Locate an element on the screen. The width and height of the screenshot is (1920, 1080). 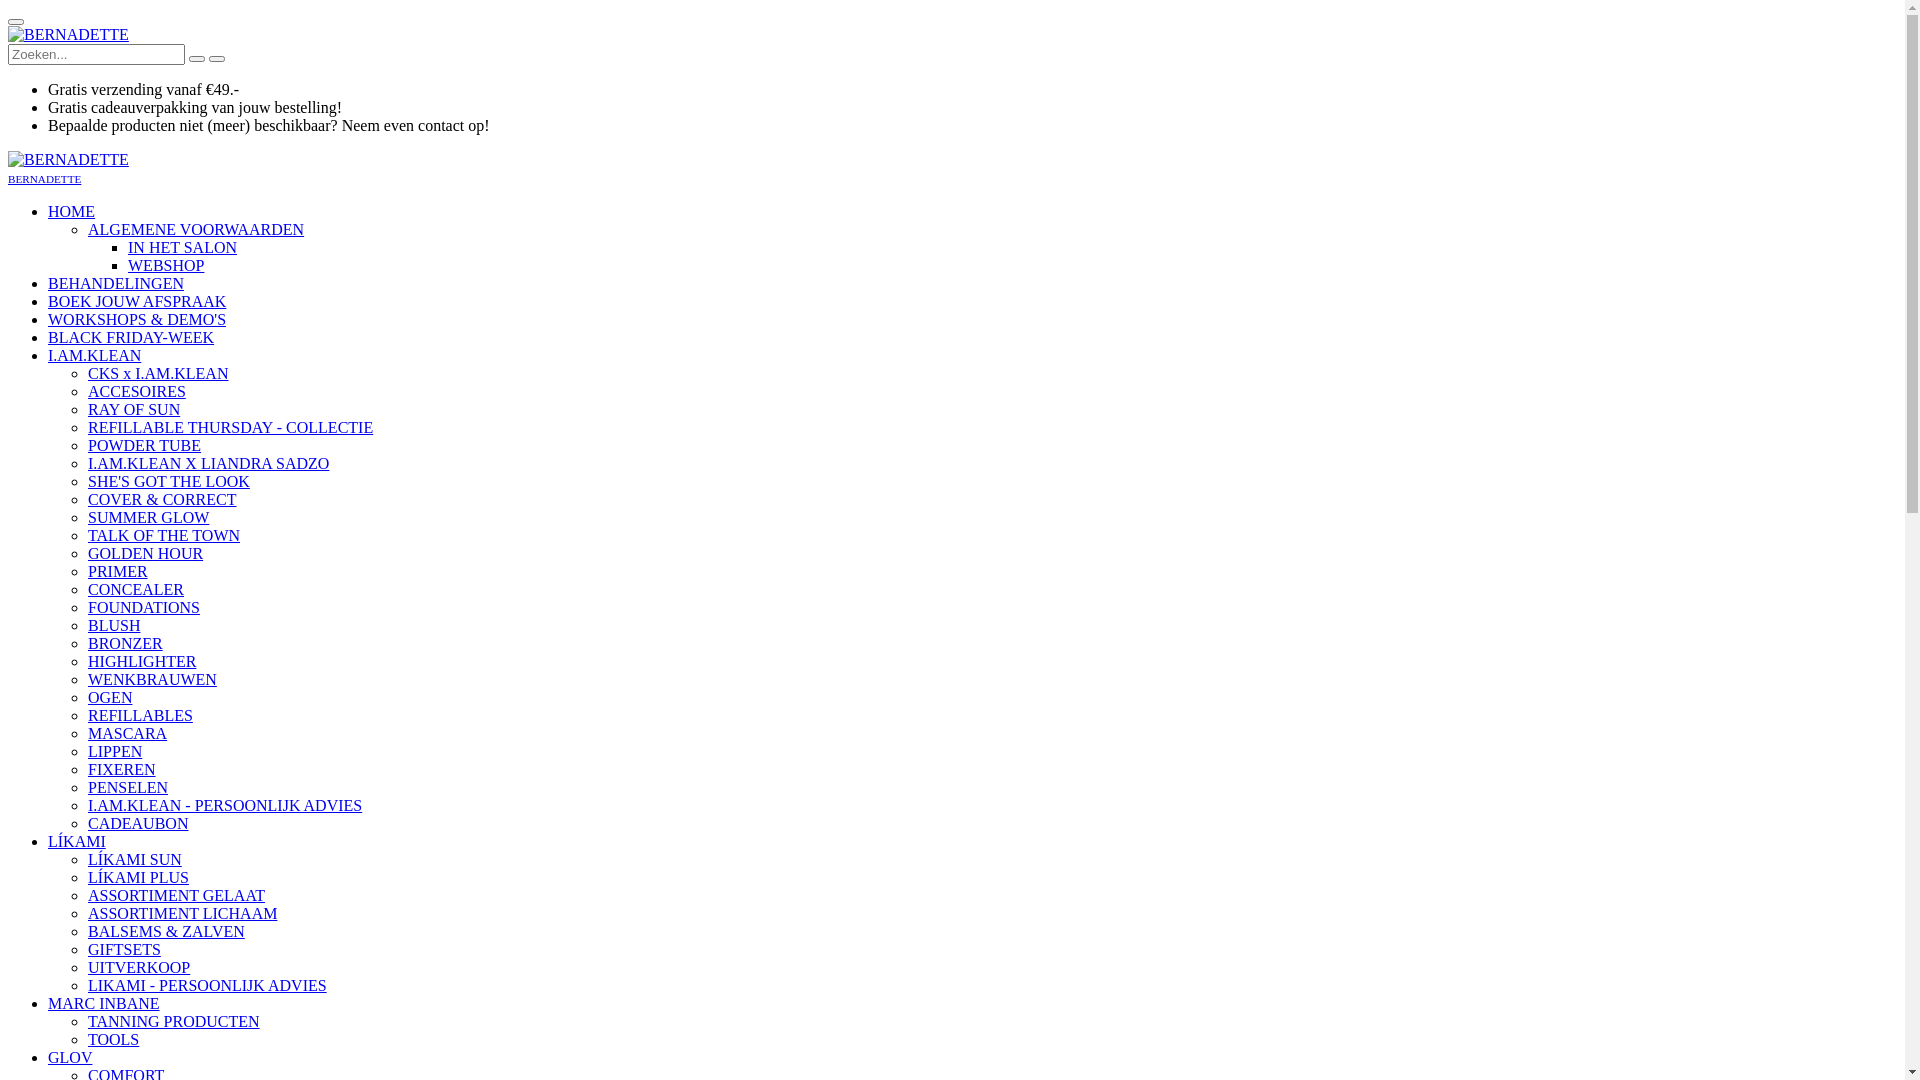
'BLUSH' is located at coordinates (86, 624).